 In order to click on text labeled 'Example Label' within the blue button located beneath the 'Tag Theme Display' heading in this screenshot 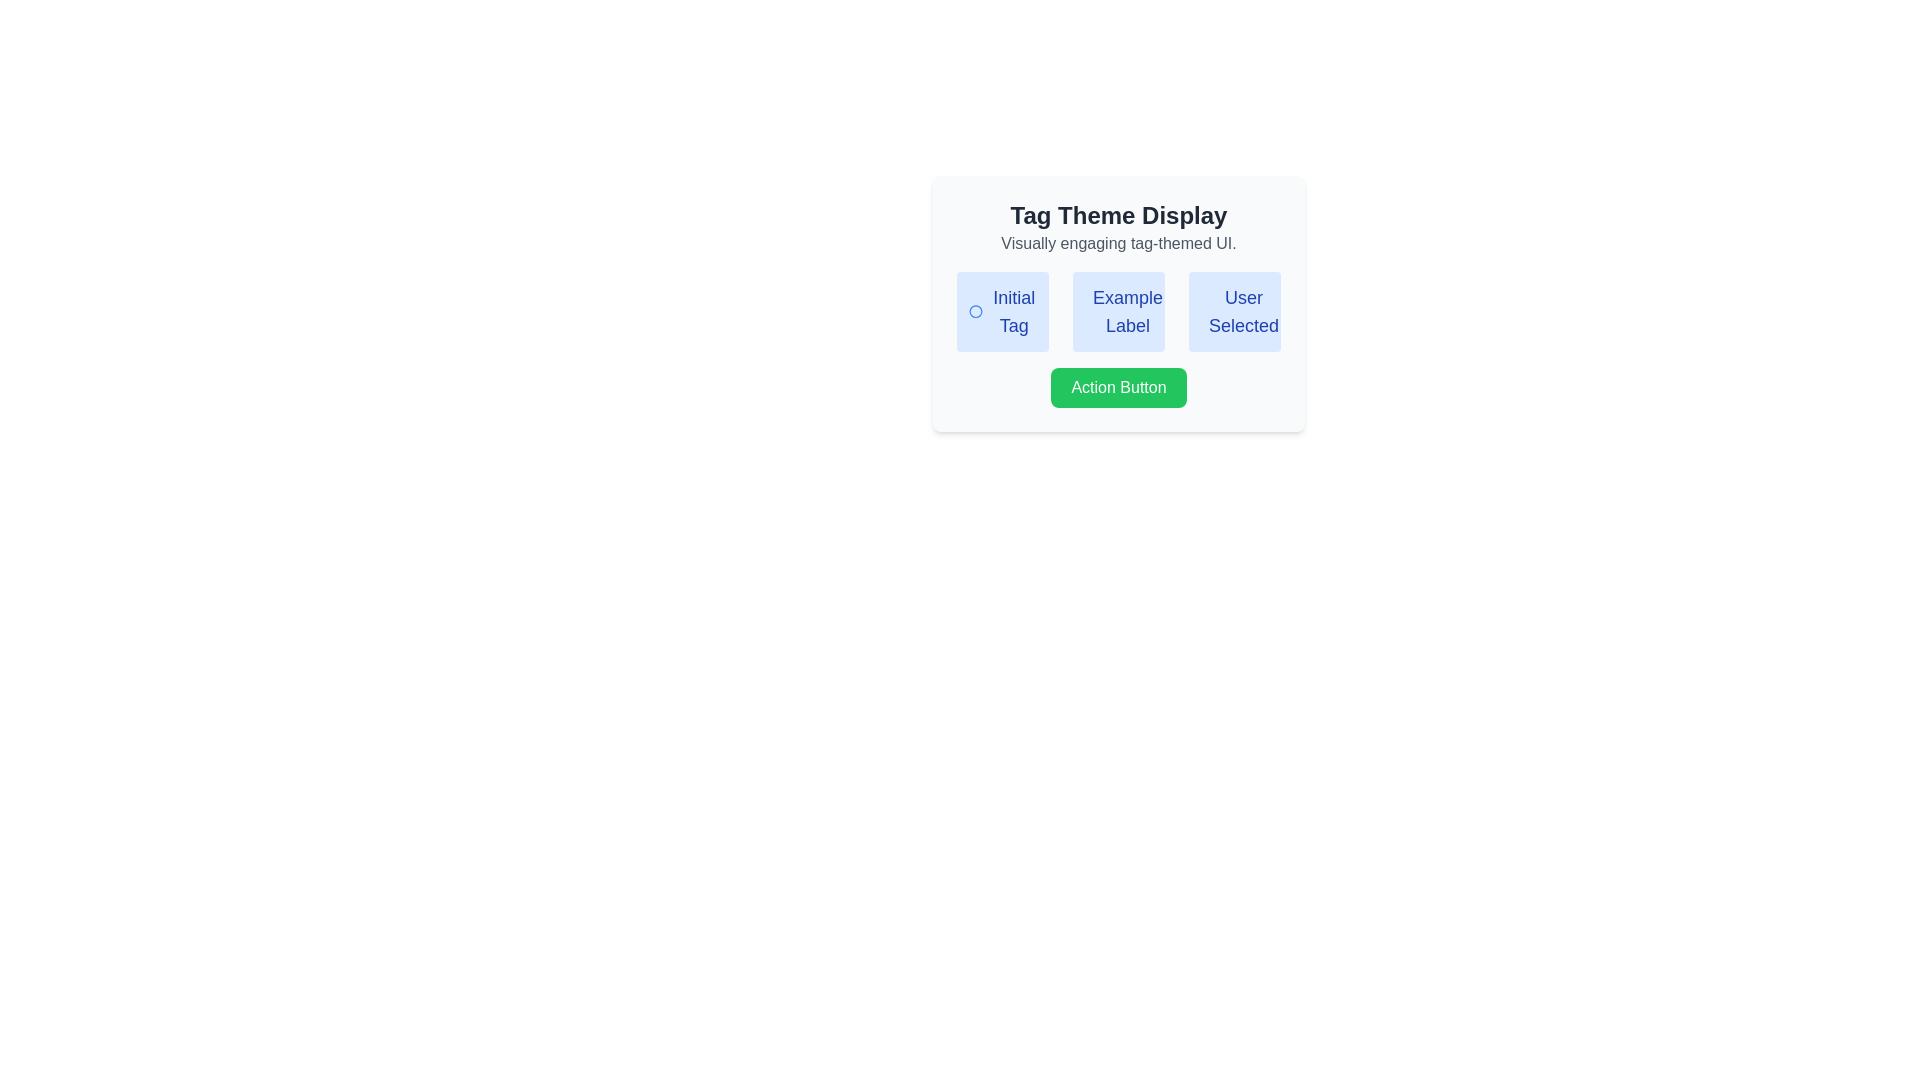, I will do `click(1128, 312)`.